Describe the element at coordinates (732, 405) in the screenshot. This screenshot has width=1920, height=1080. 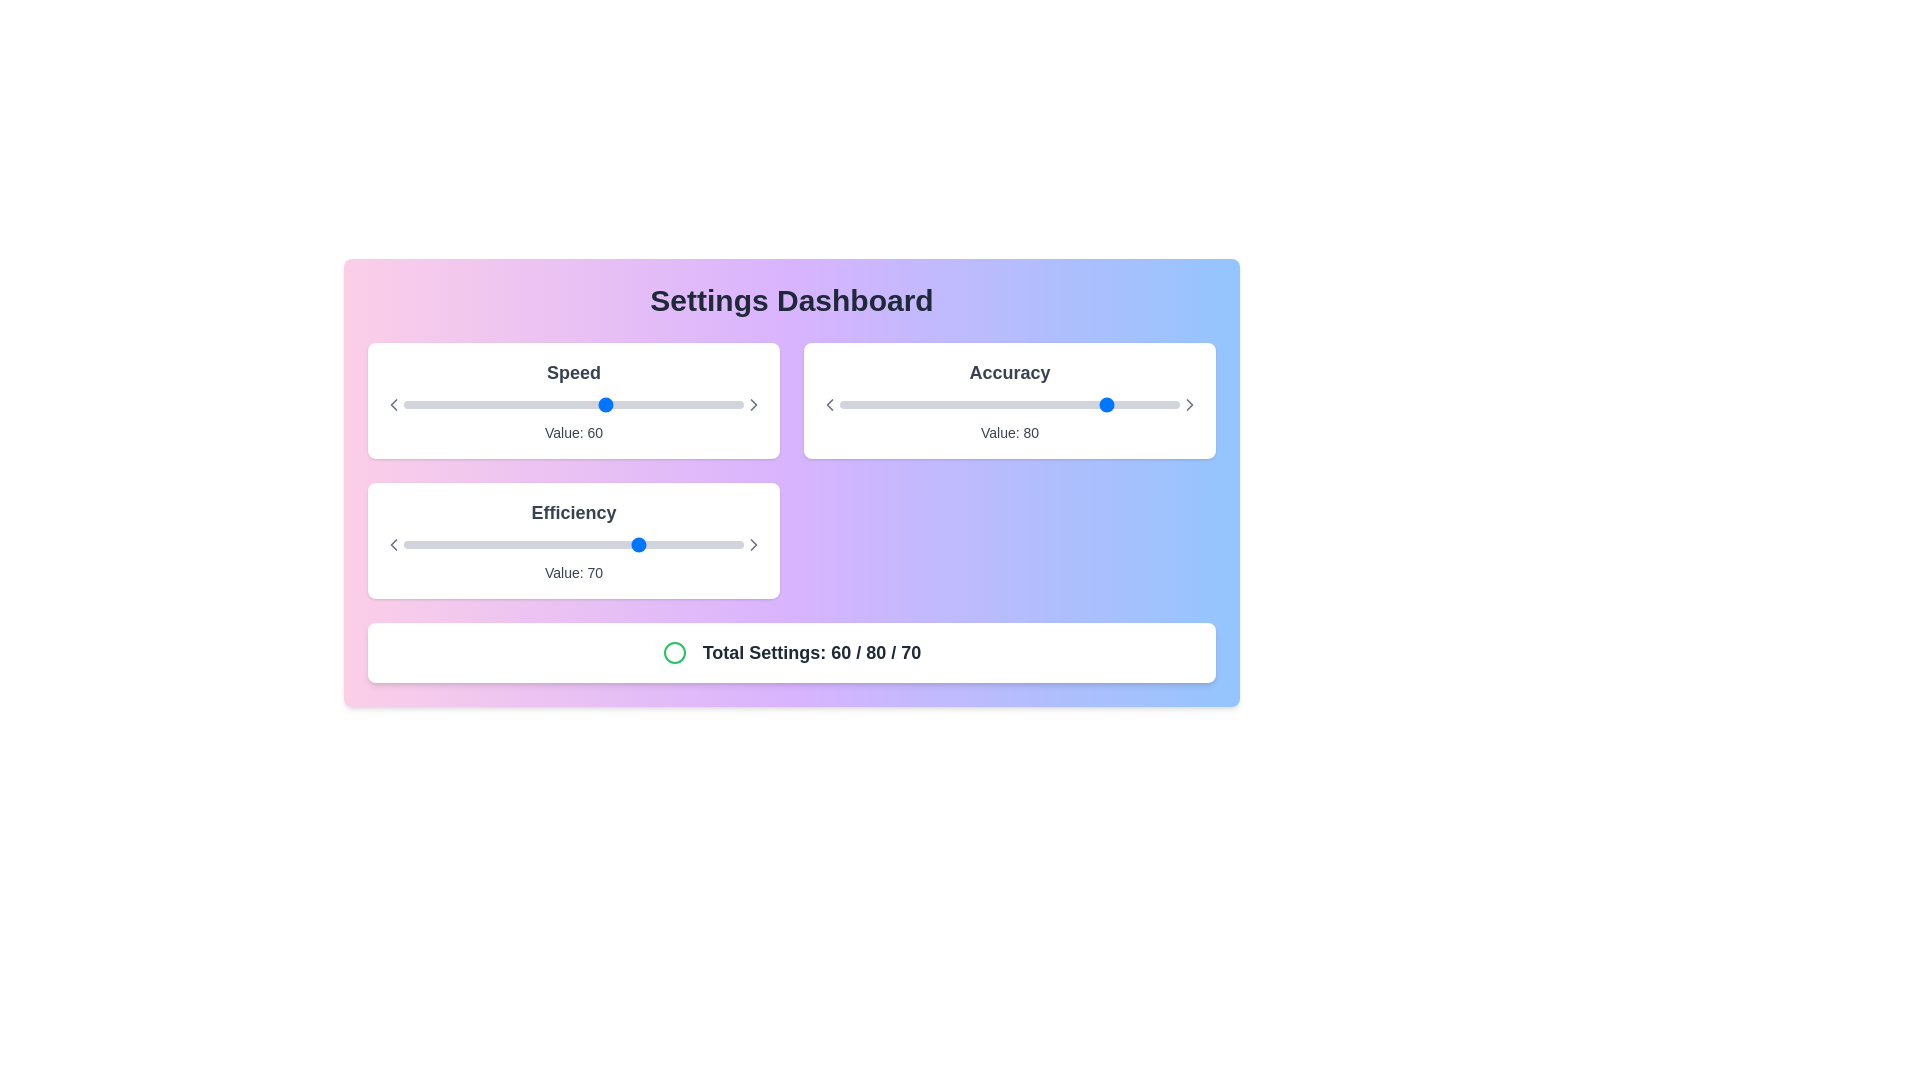
I see `the speed setting` at that location.